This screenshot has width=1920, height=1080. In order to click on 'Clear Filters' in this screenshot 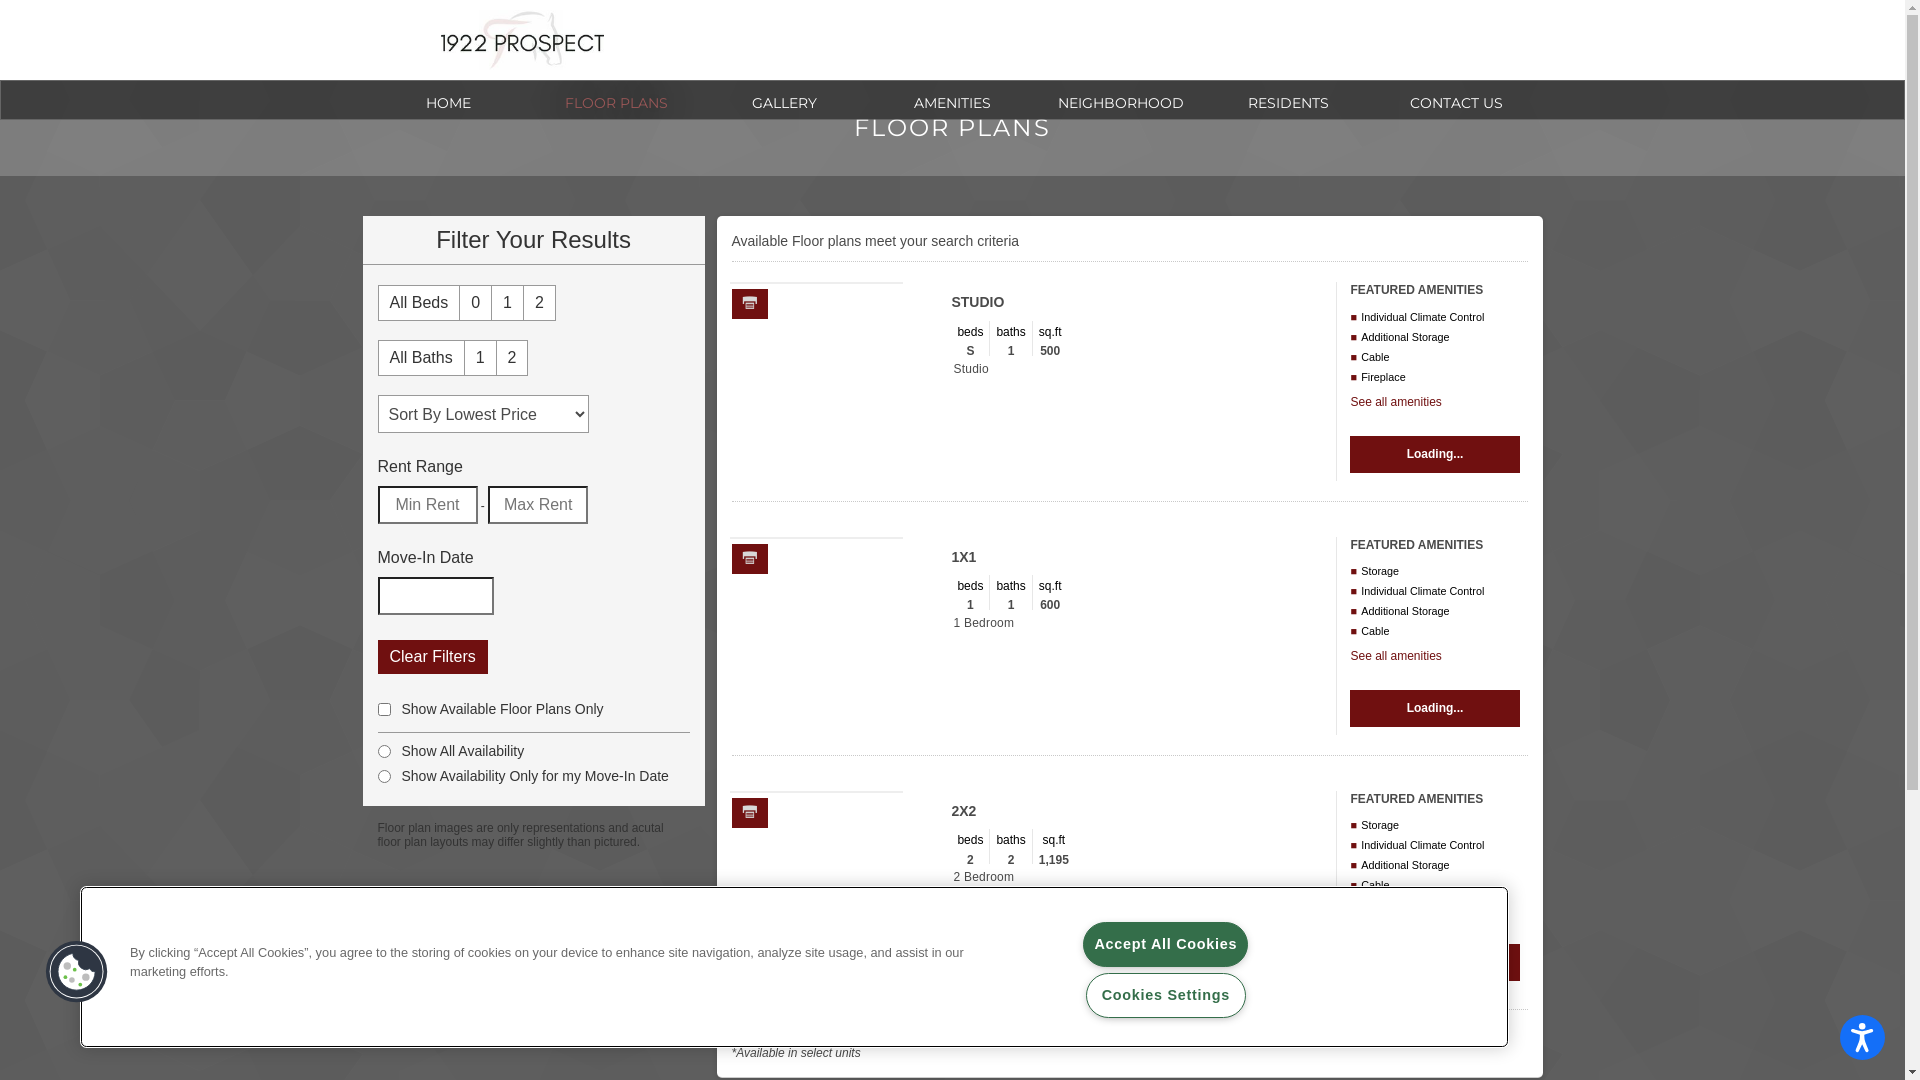, I will do `click(378, 656)`.